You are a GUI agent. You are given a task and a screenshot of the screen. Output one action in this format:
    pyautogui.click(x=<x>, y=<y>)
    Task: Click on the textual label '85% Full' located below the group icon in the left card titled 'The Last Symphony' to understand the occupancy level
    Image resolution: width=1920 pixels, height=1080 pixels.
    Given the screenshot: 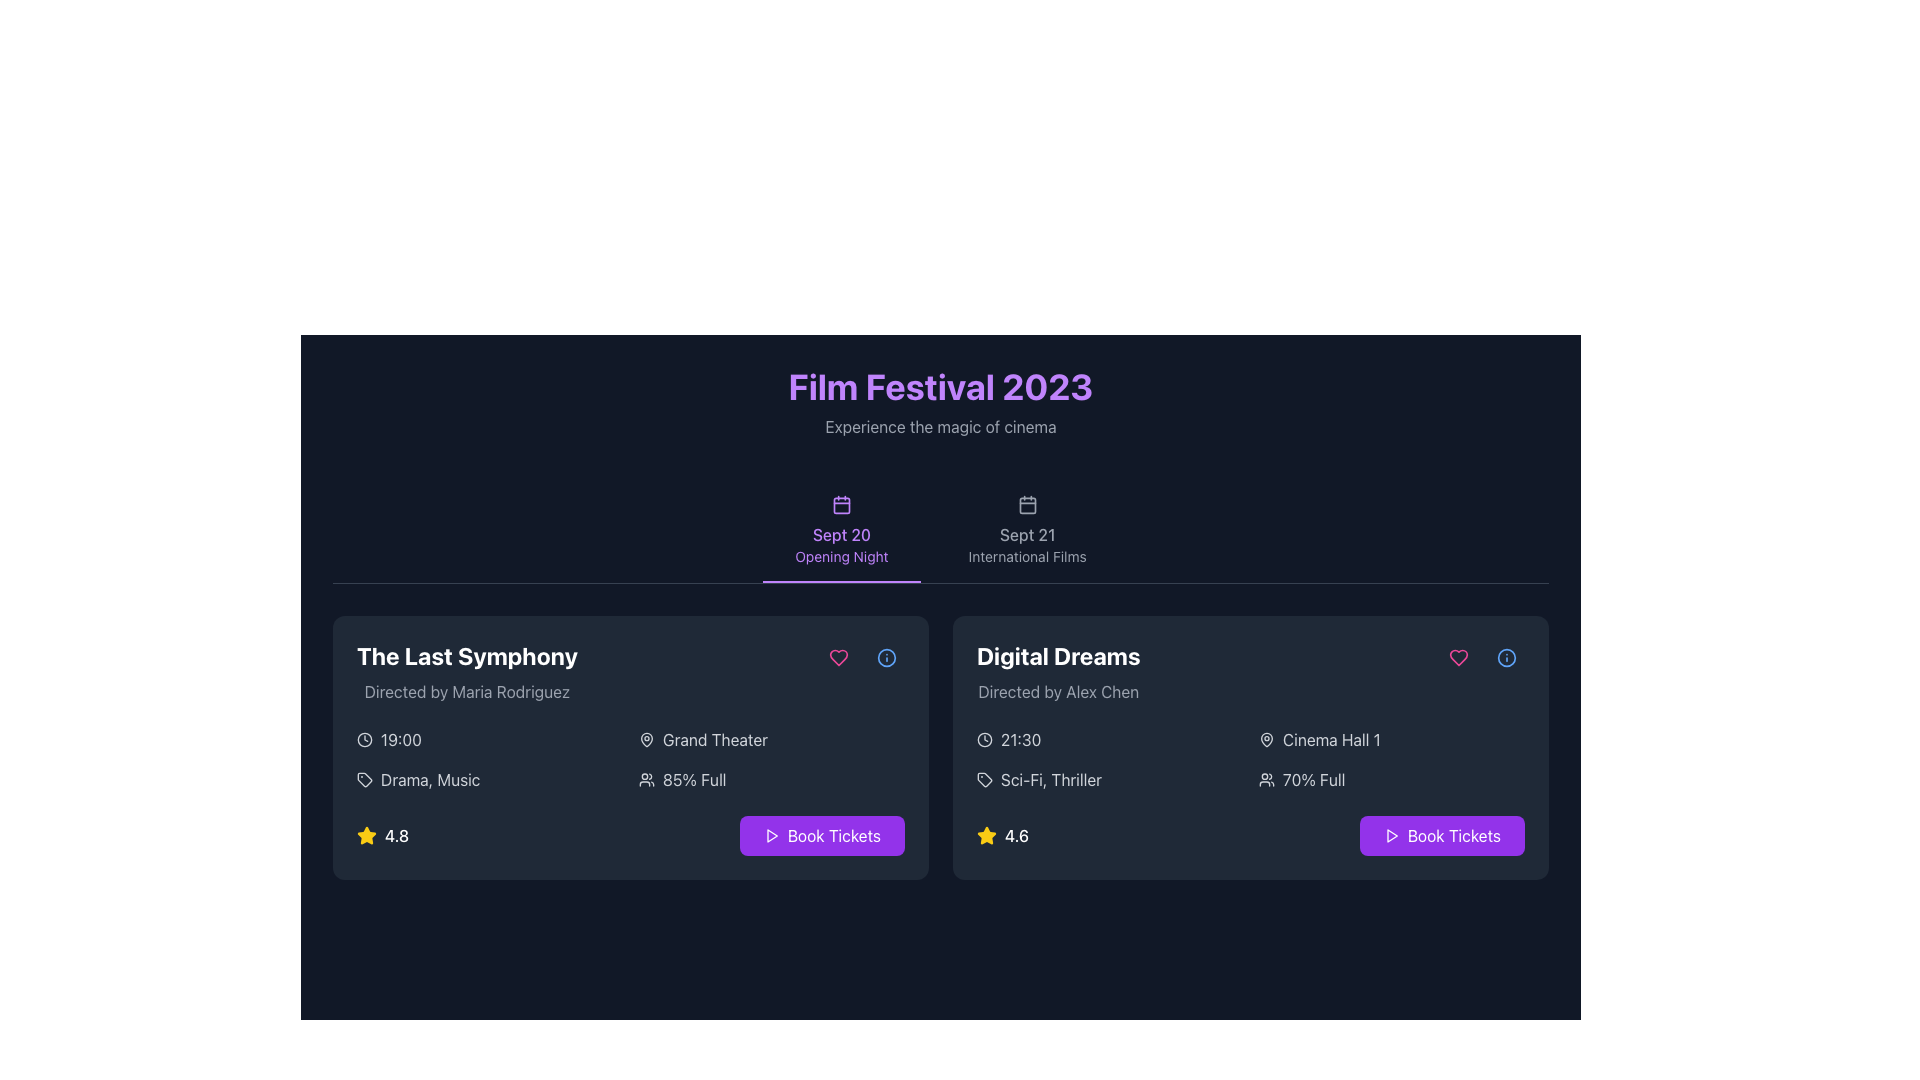 What is the action you would take?
    pyautogui.click(x=694, y=778)
    